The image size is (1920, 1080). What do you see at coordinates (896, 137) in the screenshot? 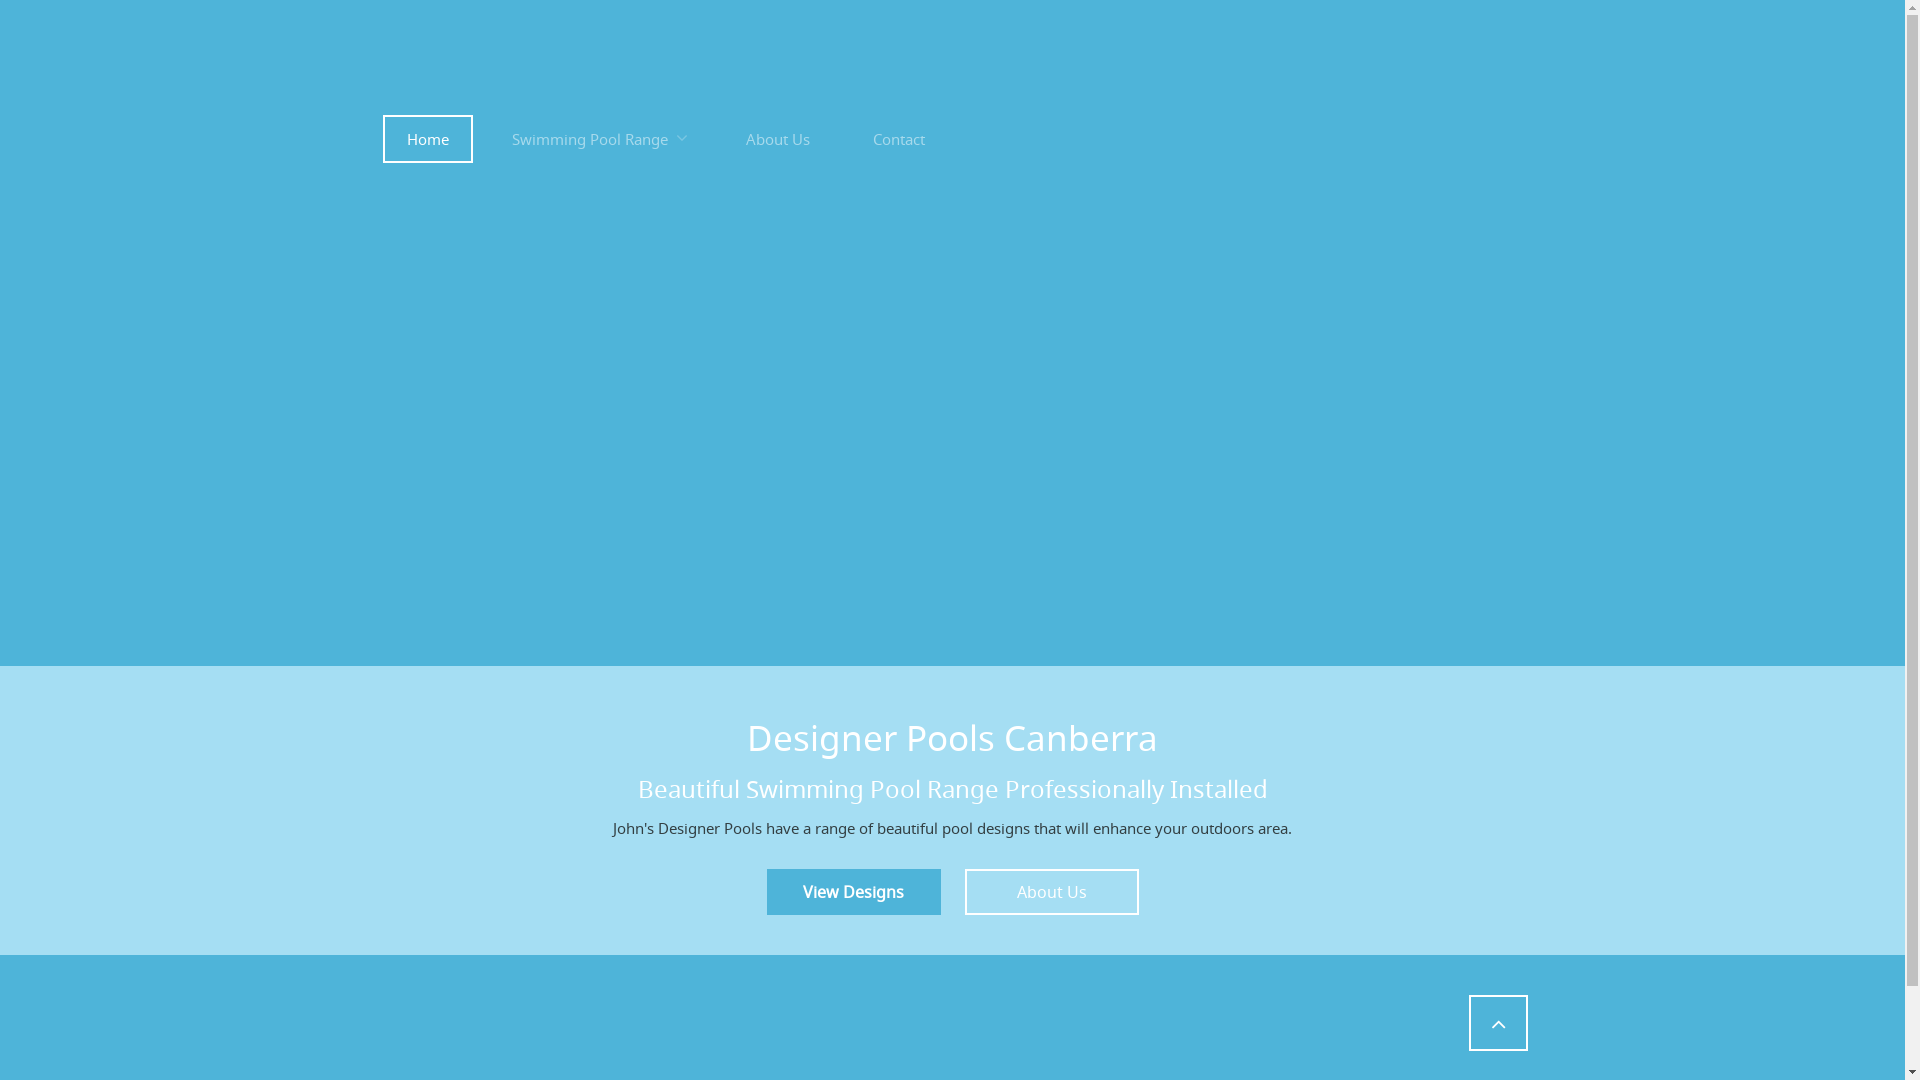
I see `'Contact'` at bounding box center [896, 137].